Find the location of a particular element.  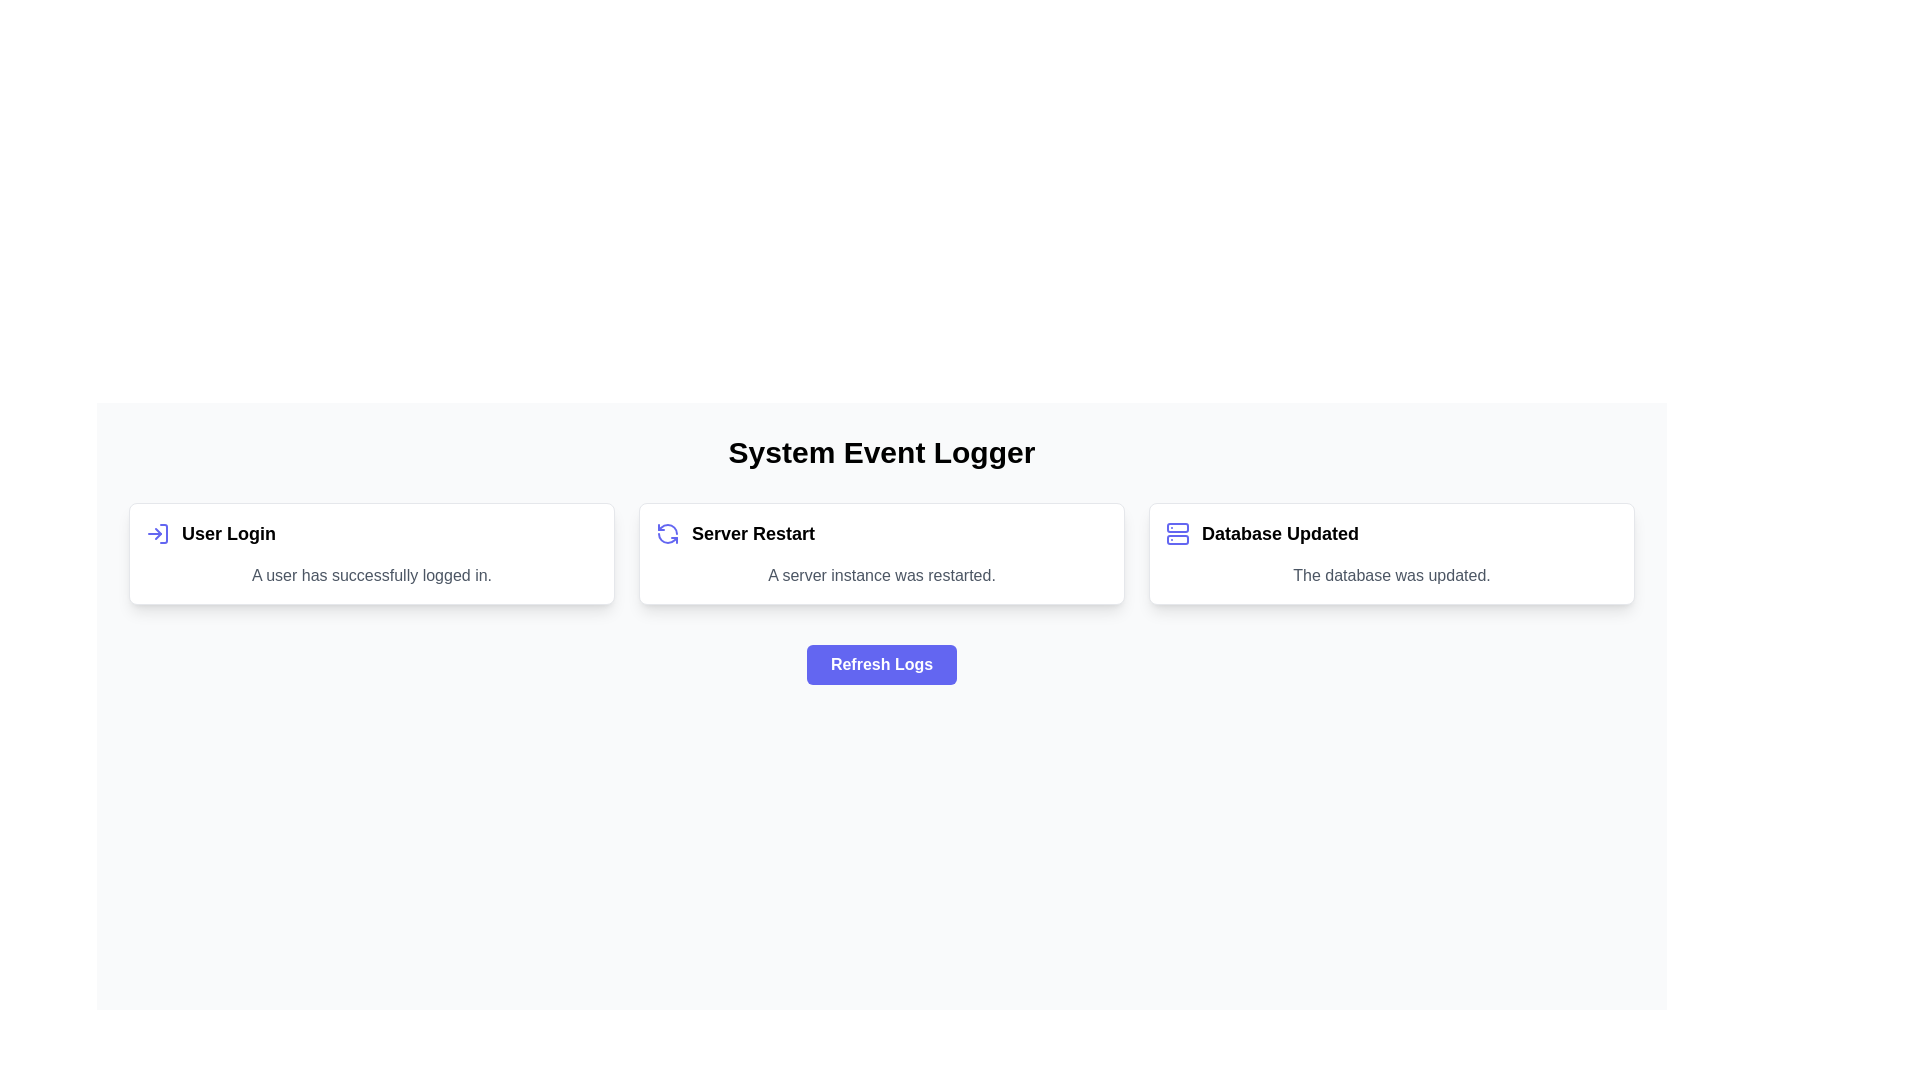

details within the descriptive card component that summarizes a server restart, which is centrally positioned in the grid layout as the second card is located at coordinates (881, 554).